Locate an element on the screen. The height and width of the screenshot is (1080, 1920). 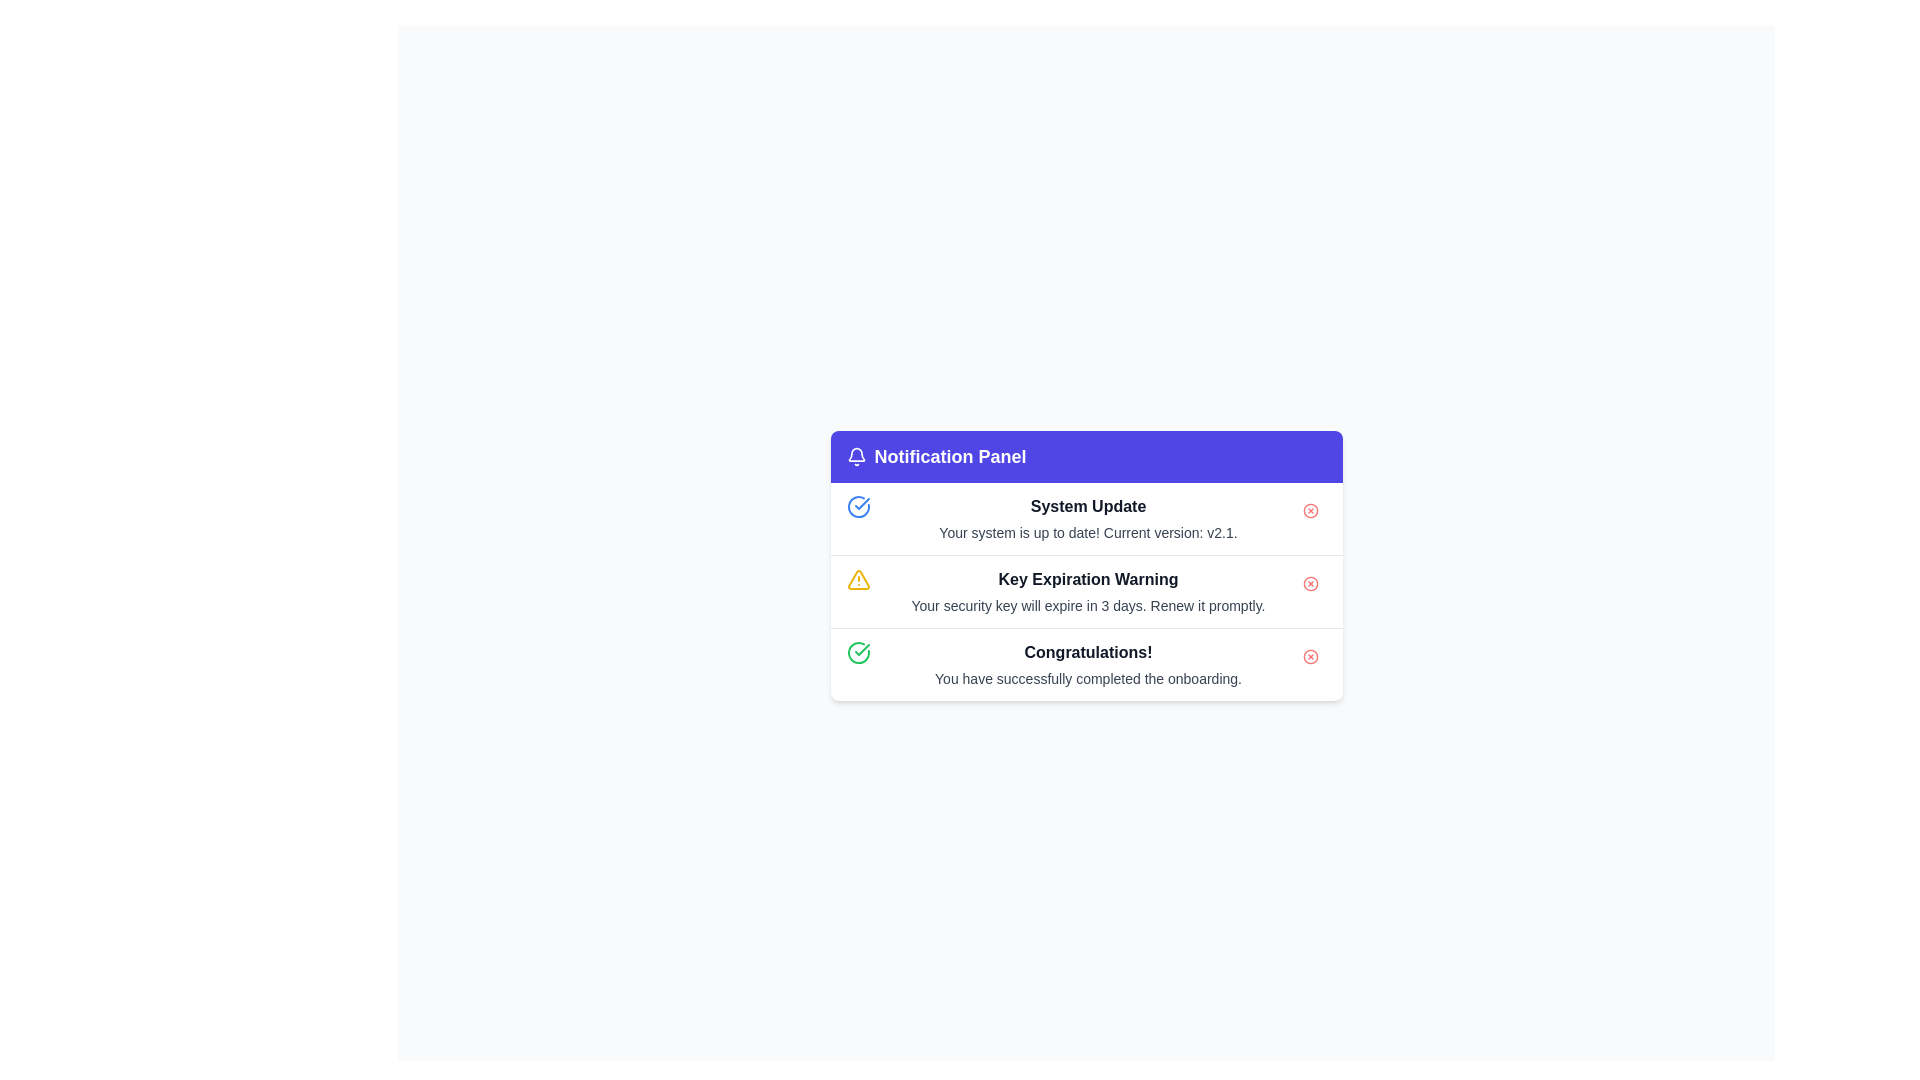
the circular red outlined button with a white interior and 'X' icon is located at coordinates (1310, 656).